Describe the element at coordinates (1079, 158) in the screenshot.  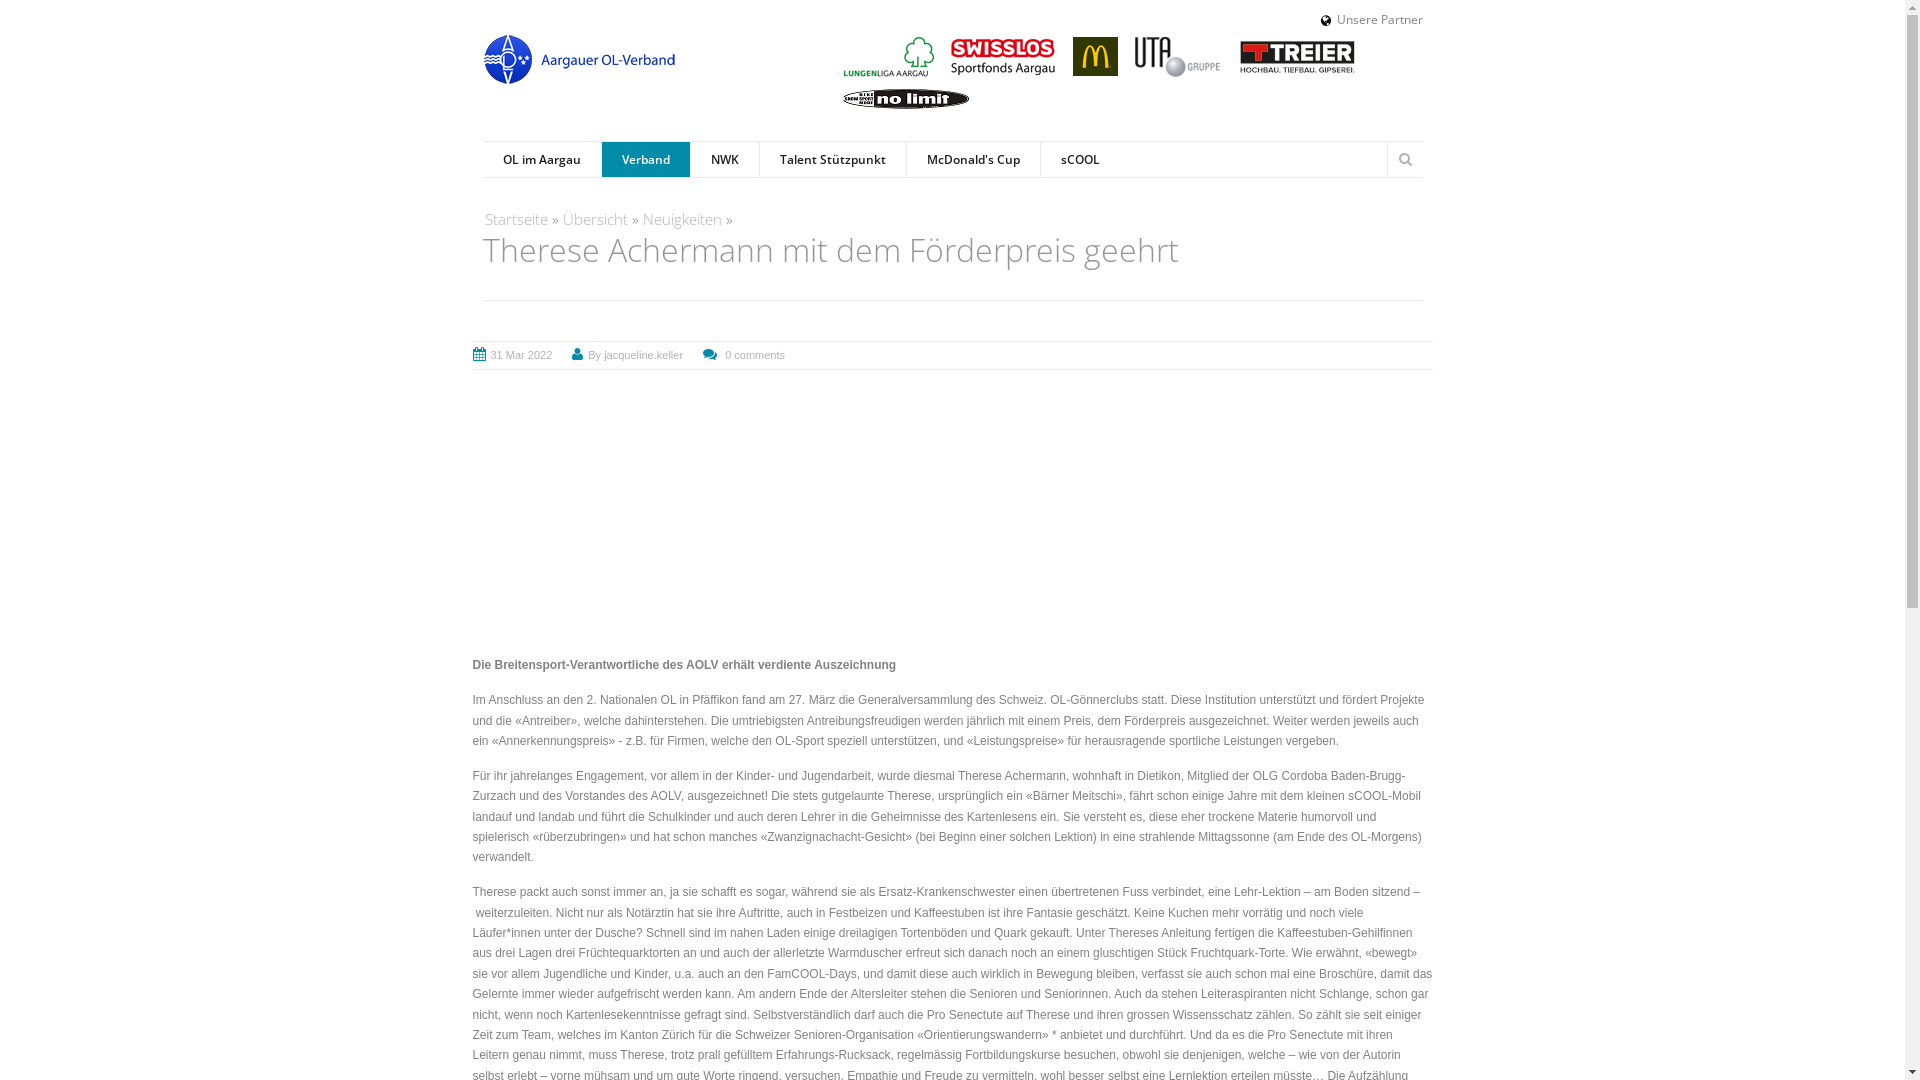
I see `'sCOOL'` at that location.